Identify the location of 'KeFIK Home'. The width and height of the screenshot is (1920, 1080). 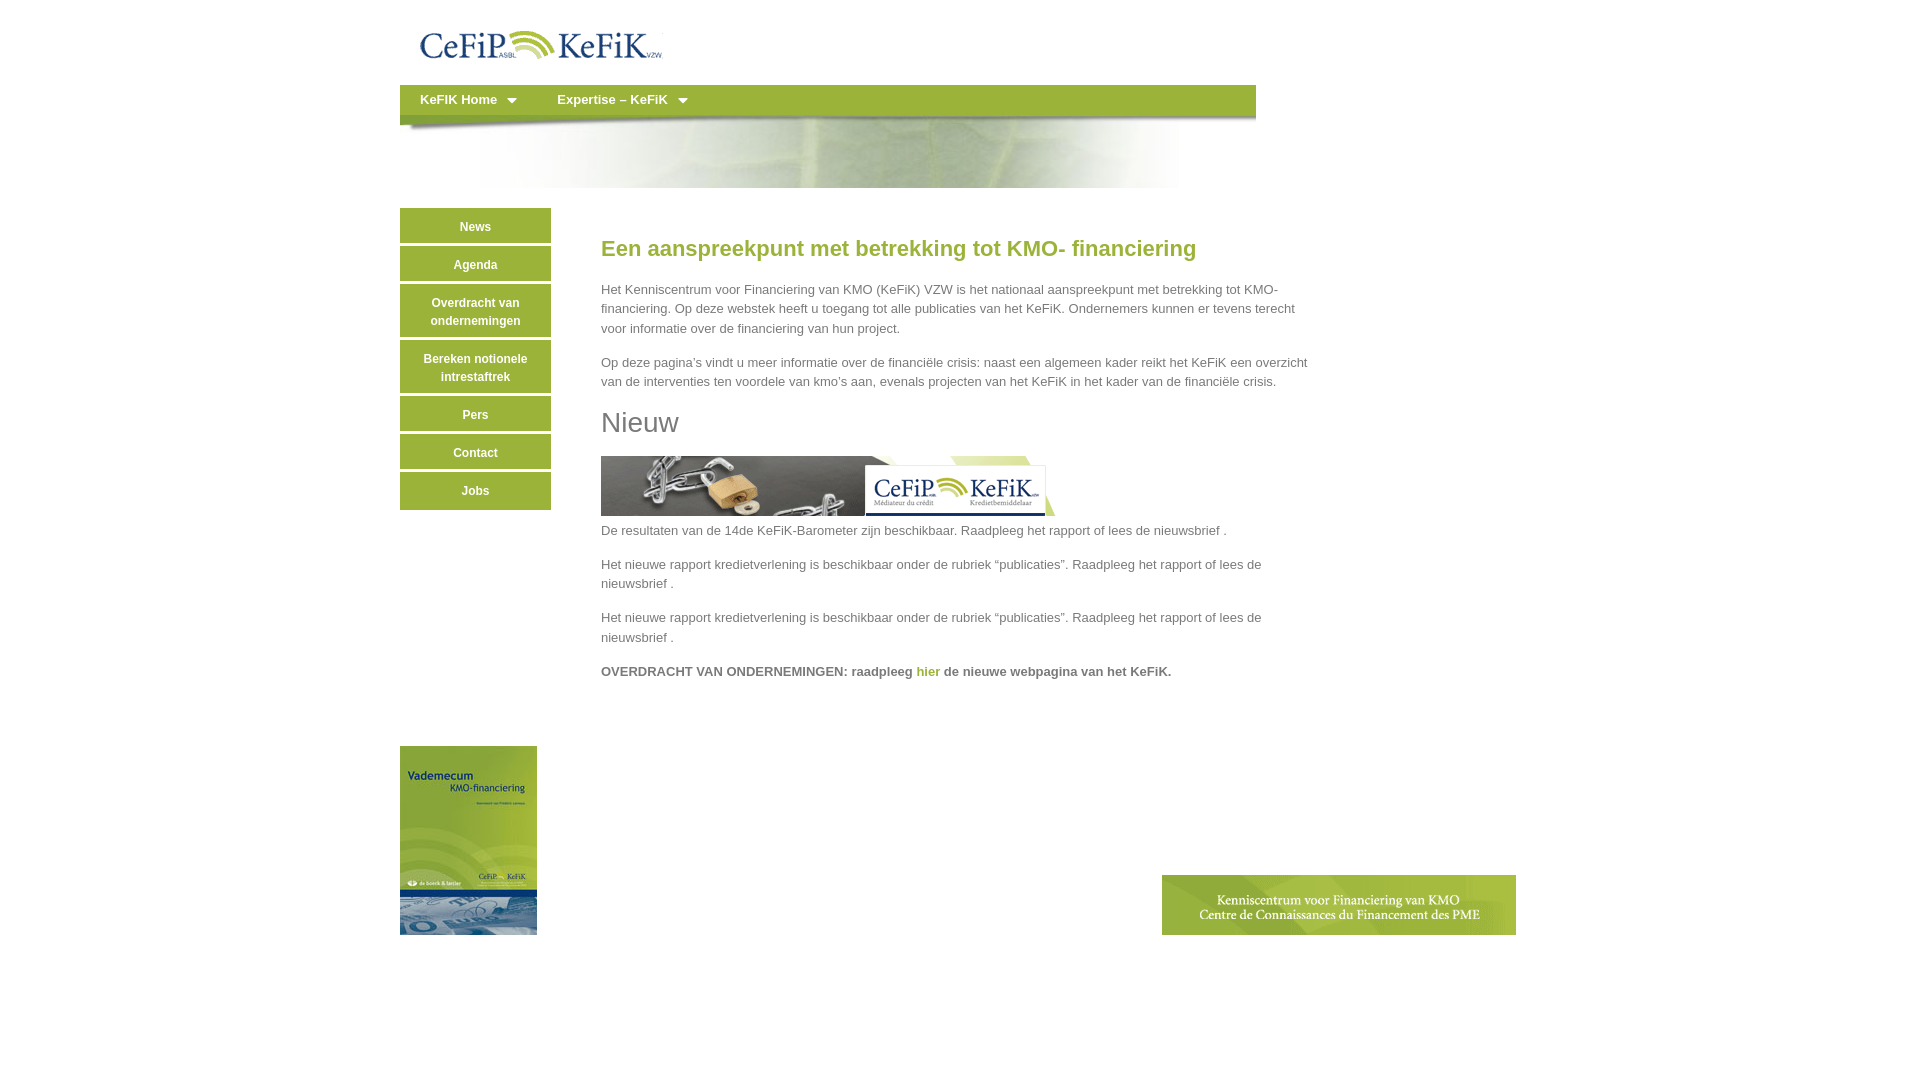
(467, 100).